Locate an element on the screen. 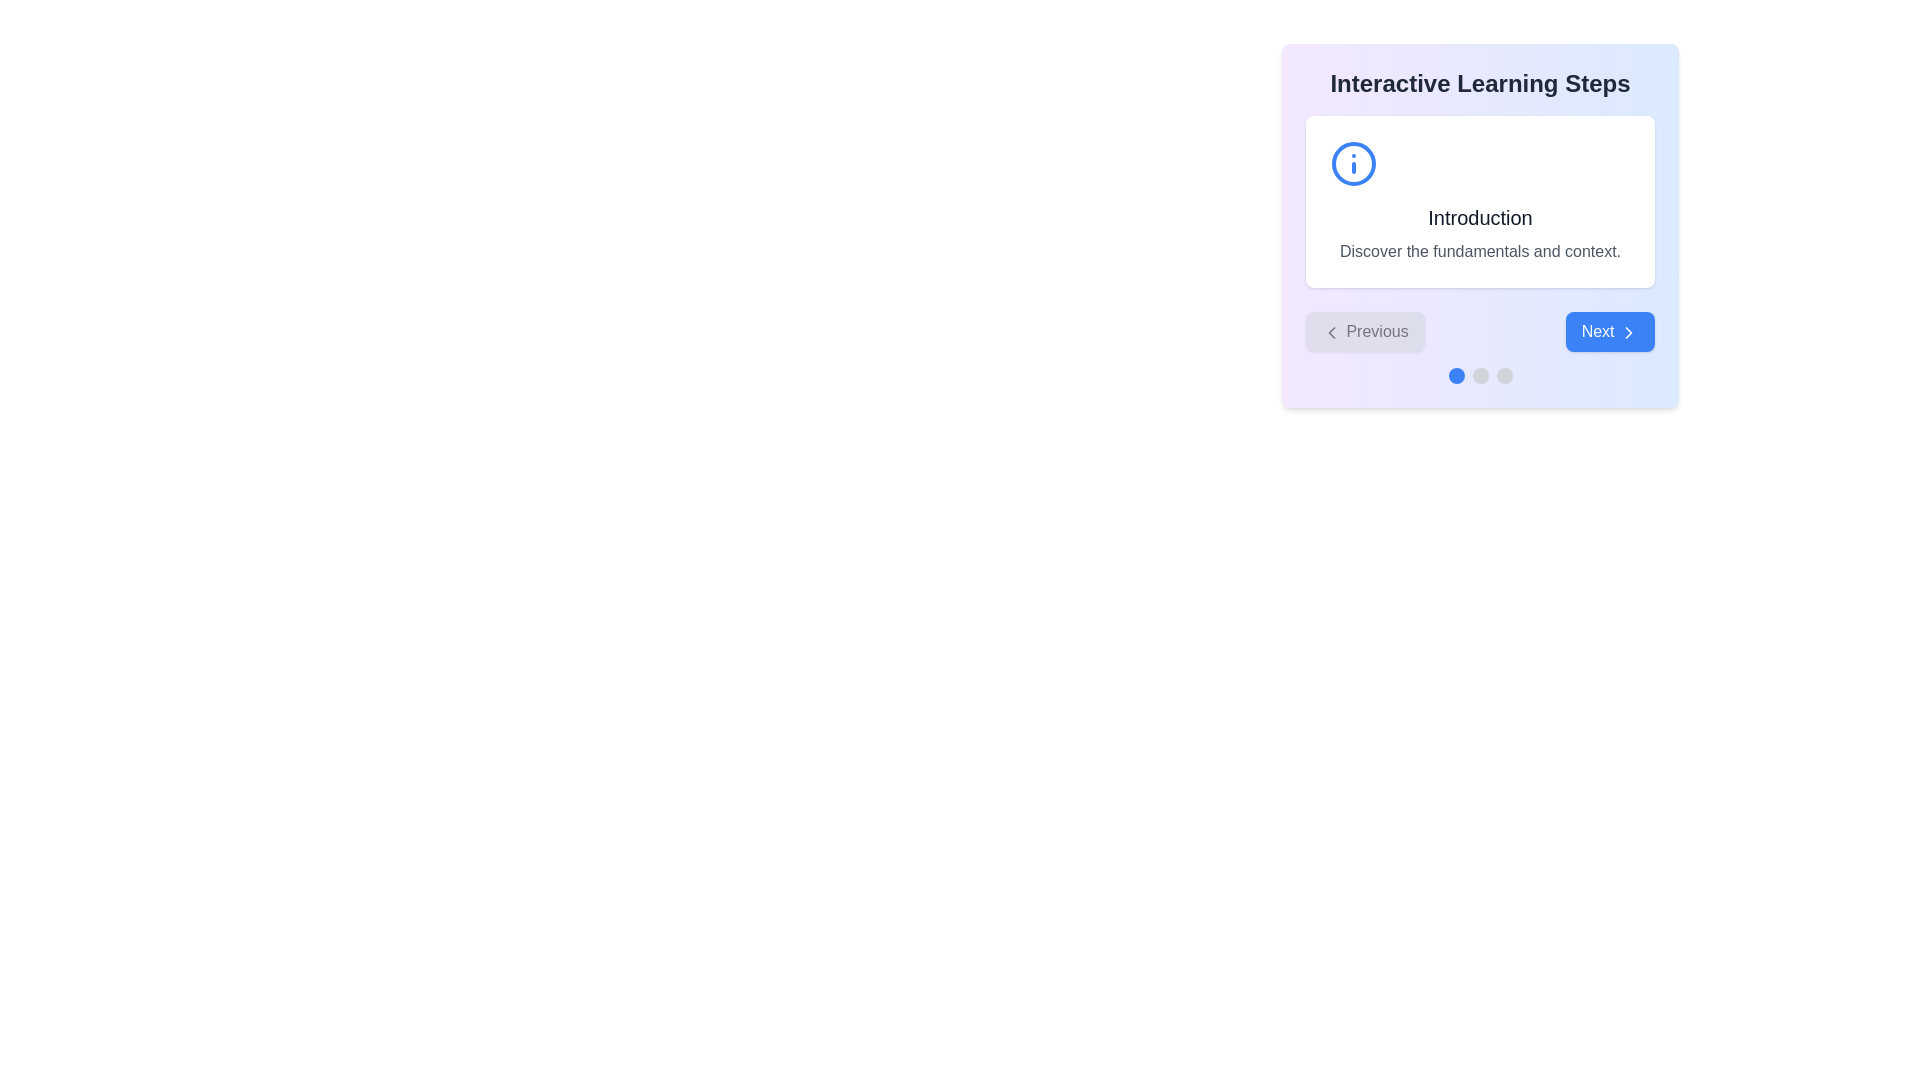 This screenshot has width=1920, height=1080. the 'Next' button located at the bottom-right corner of the 'Interactive Learning Steps' card, which contains a chevron icon indicating forward navigation is located at coordinates (1628, 330).